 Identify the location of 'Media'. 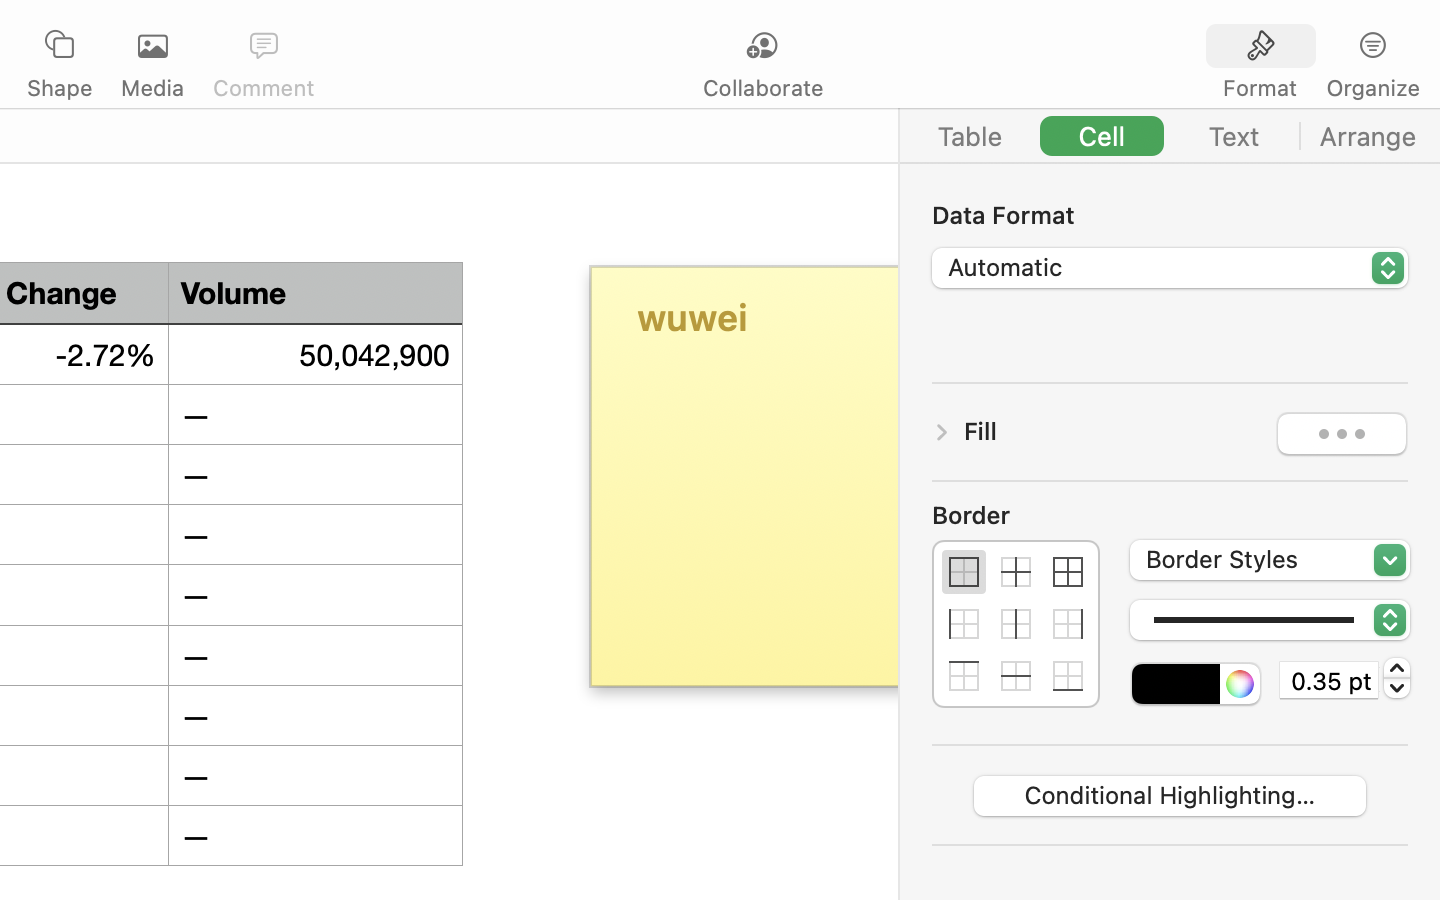
(151, 87).